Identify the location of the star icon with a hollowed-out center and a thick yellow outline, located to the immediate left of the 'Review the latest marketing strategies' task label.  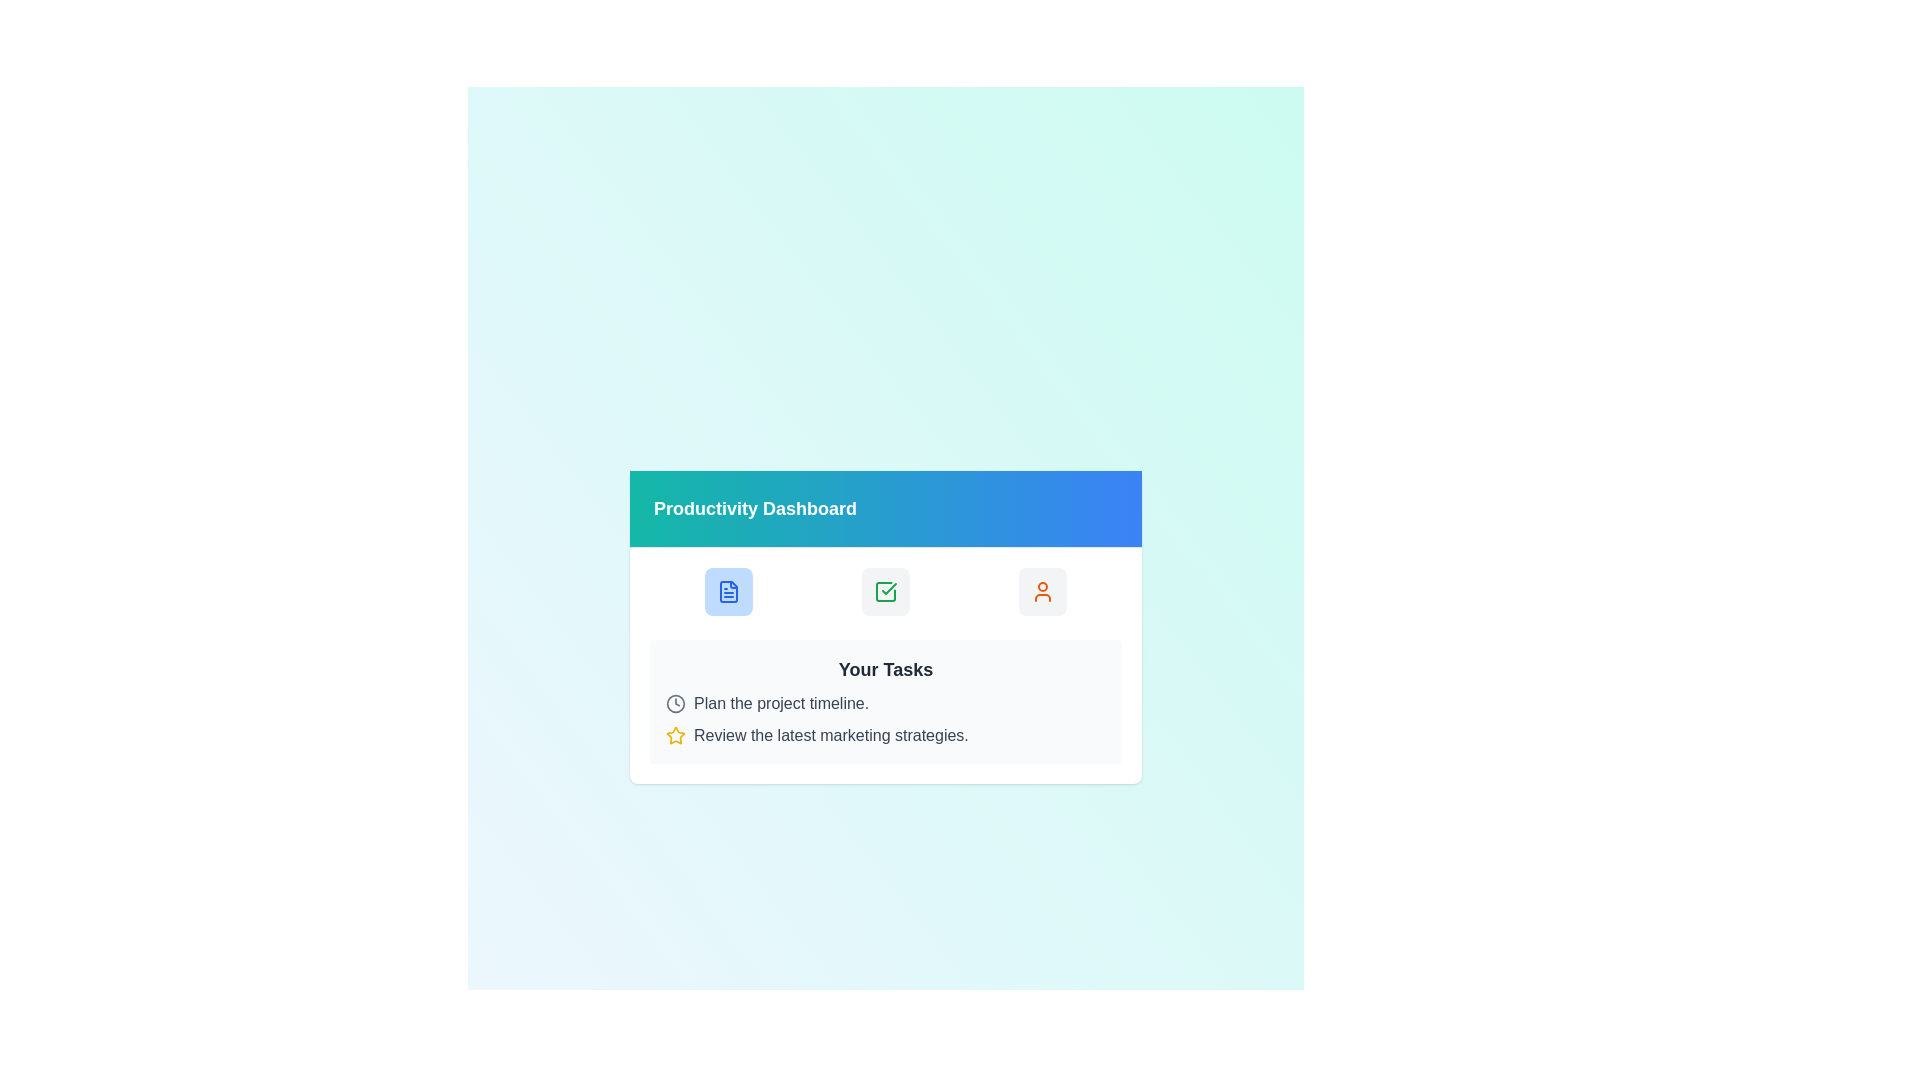
(676, 735).